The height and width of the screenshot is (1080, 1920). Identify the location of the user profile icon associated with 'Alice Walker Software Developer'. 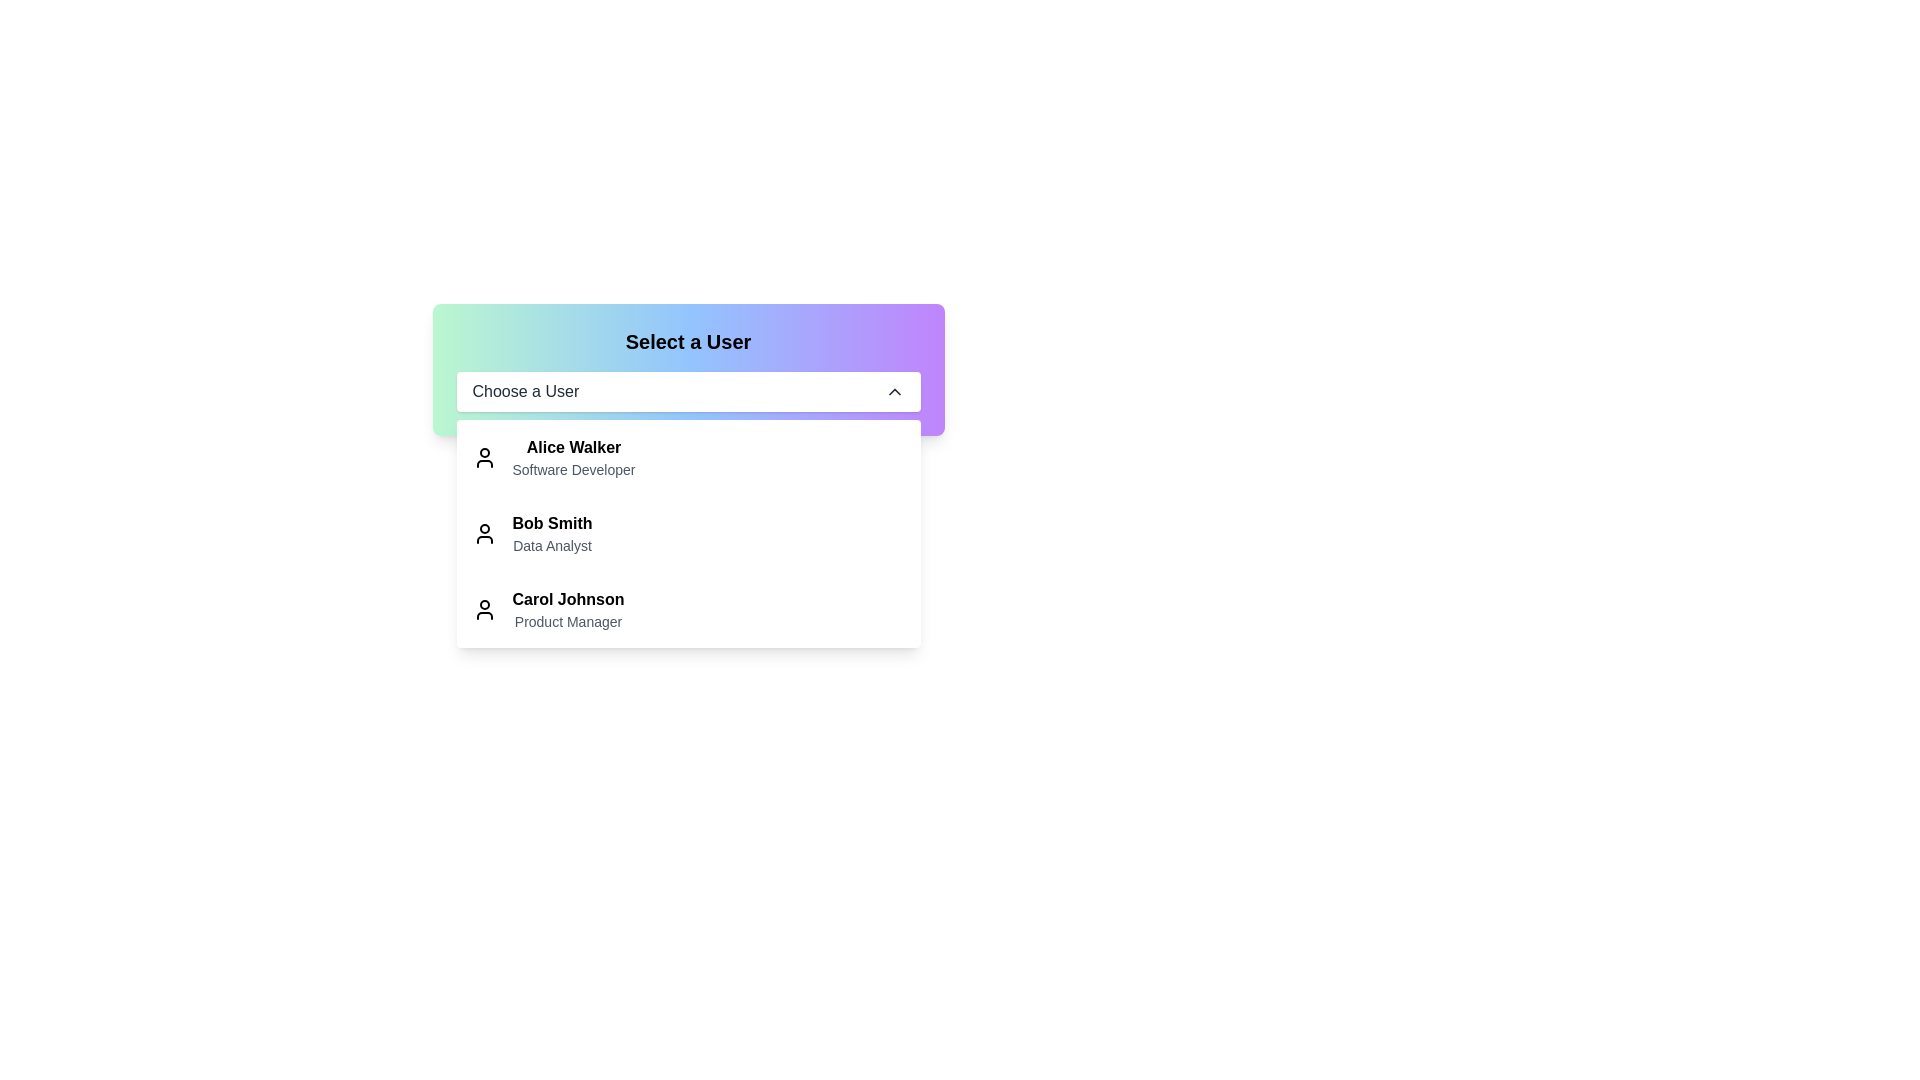
(484, 458).